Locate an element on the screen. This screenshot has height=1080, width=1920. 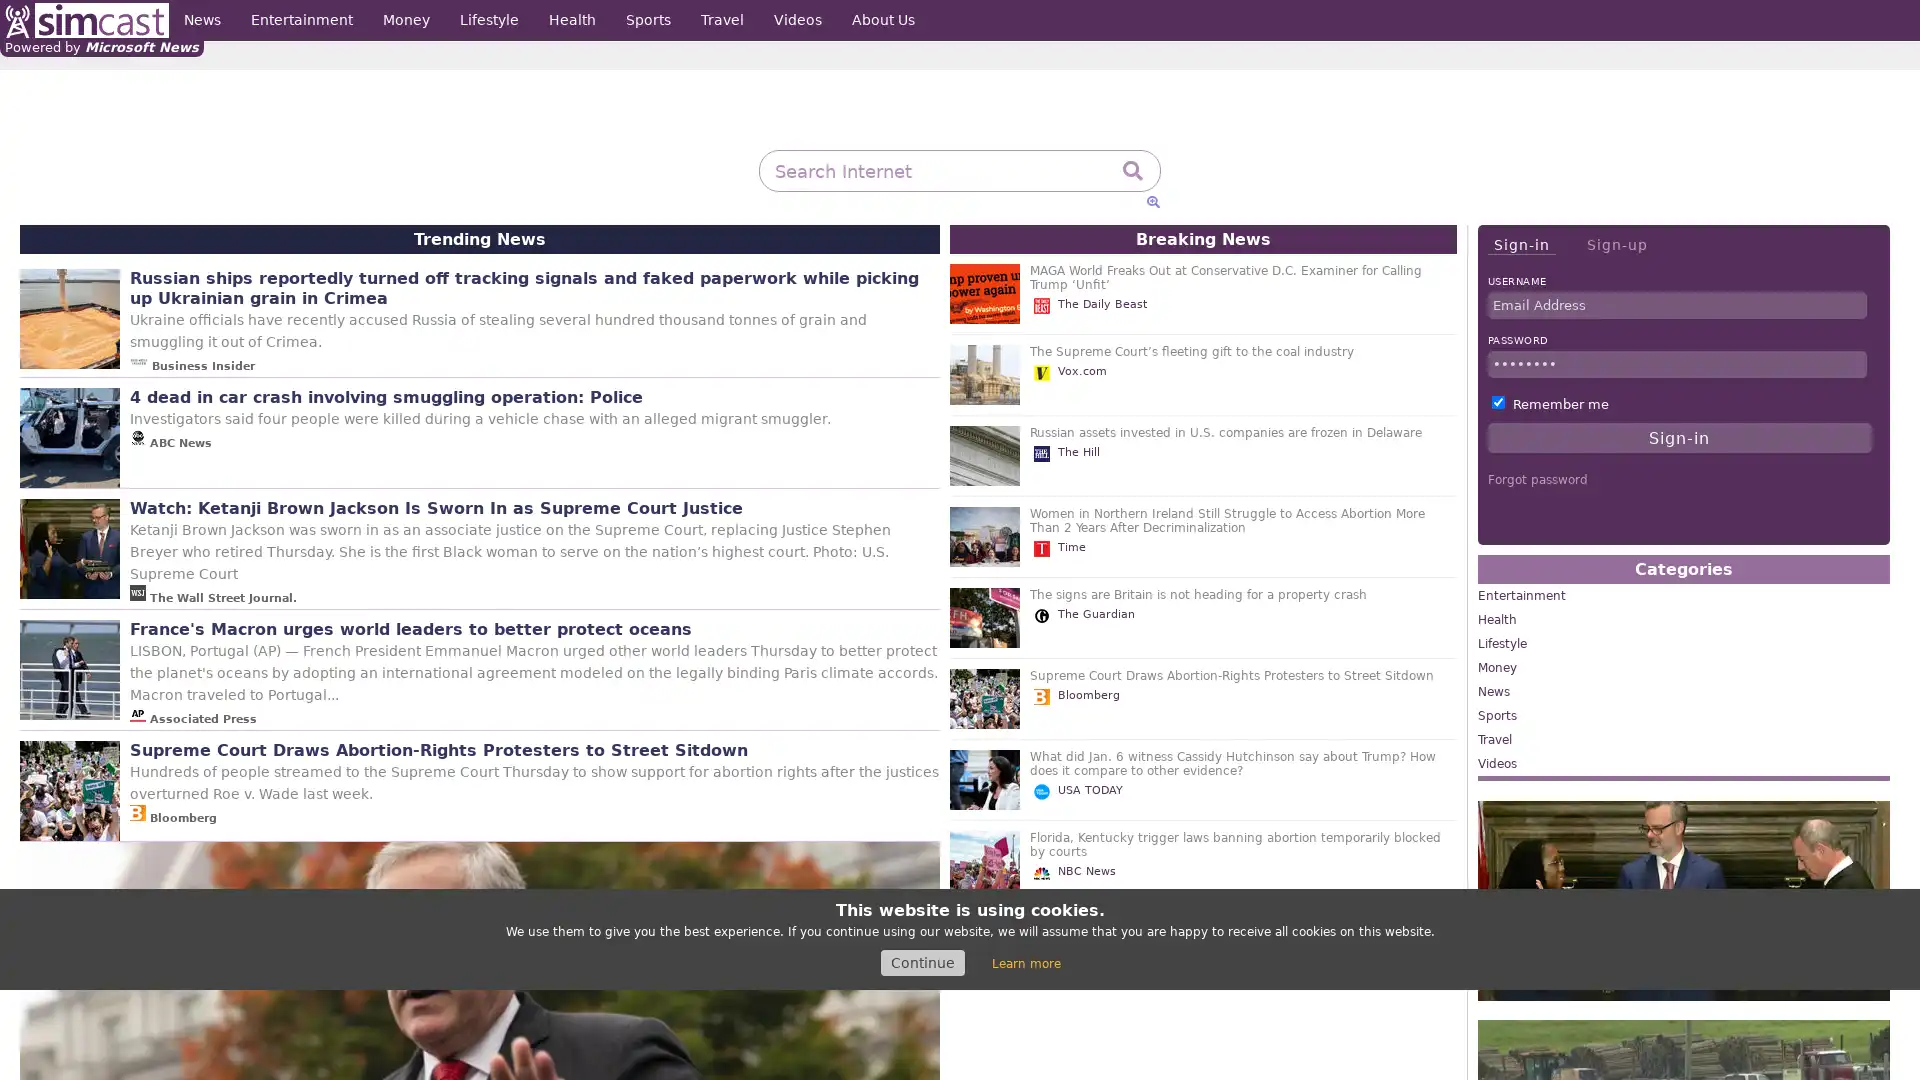
Continue is located at coordinates (921, 962).